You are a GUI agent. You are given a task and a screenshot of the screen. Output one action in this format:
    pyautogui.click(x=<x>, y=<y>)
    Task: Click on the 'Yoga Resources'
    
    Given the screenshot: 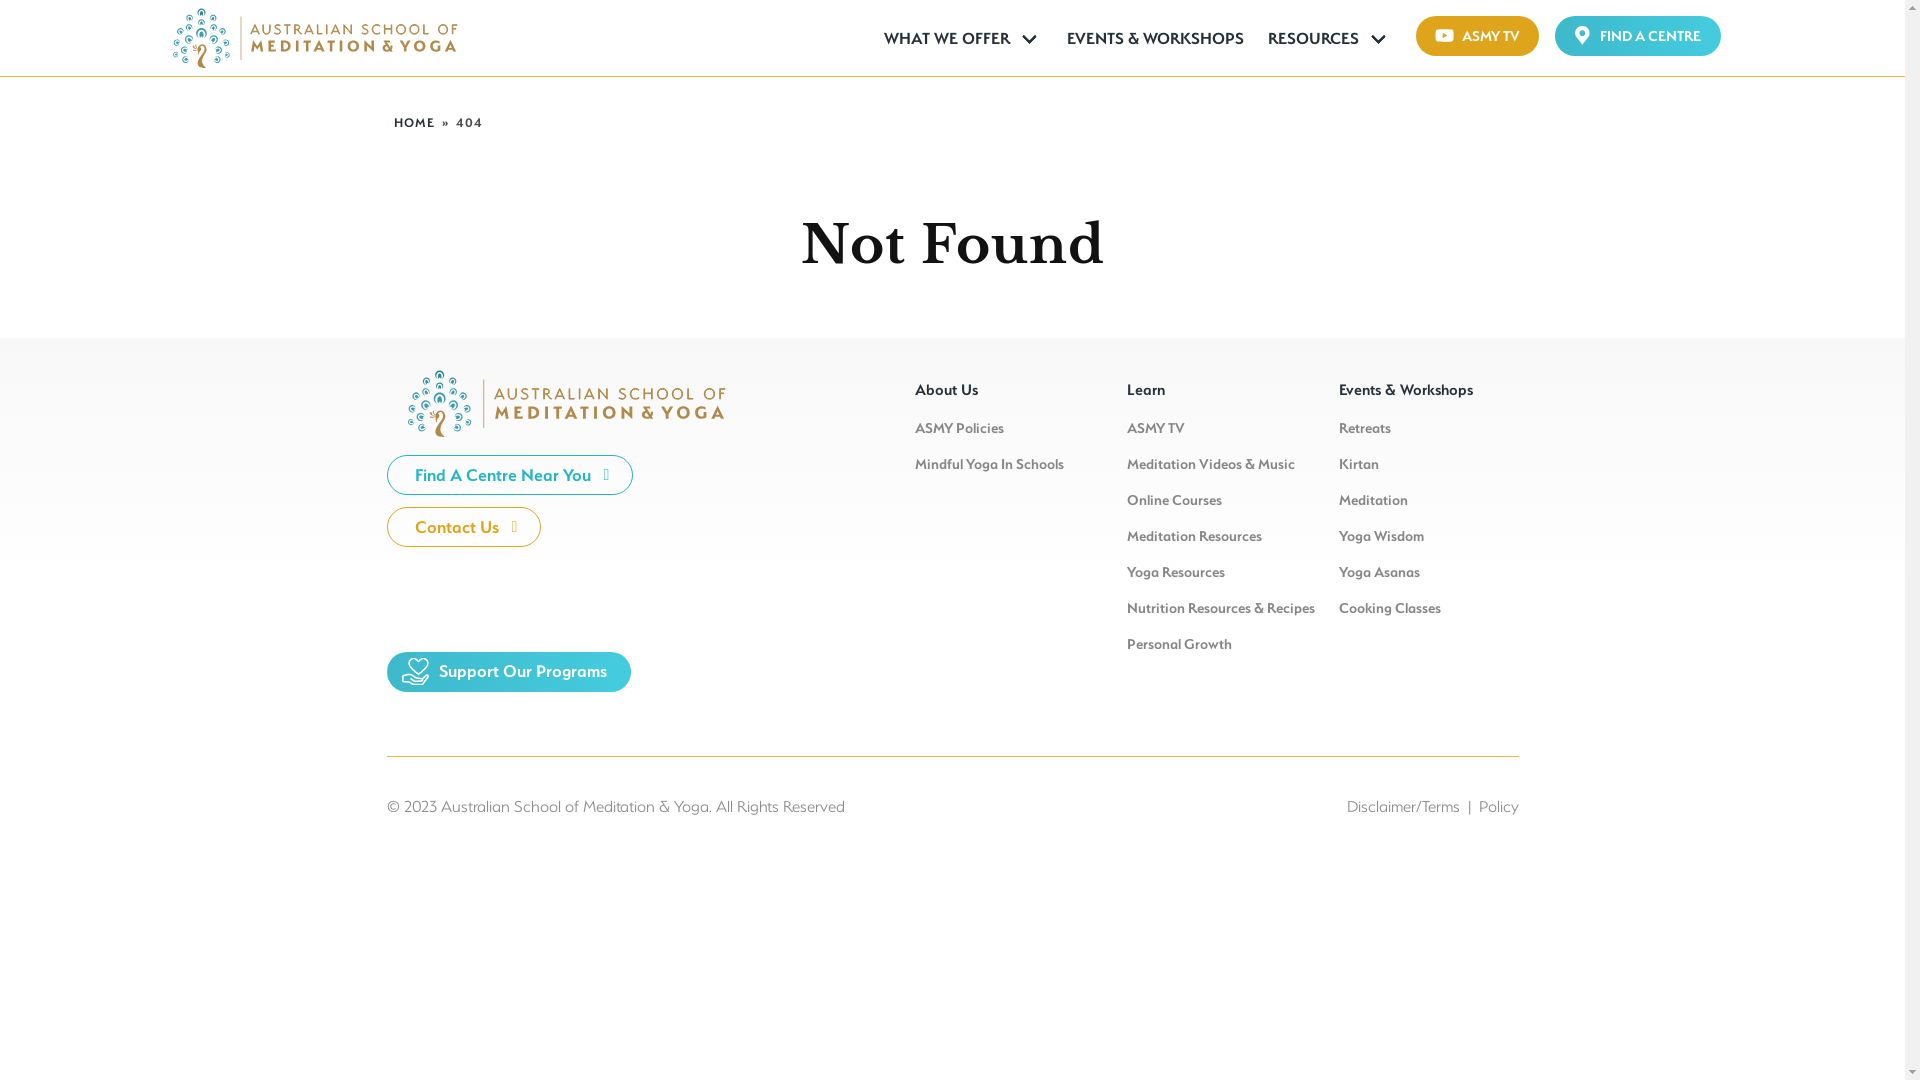 What is the action you would take?
    pyautogui.click(x=1126, y=571)
    